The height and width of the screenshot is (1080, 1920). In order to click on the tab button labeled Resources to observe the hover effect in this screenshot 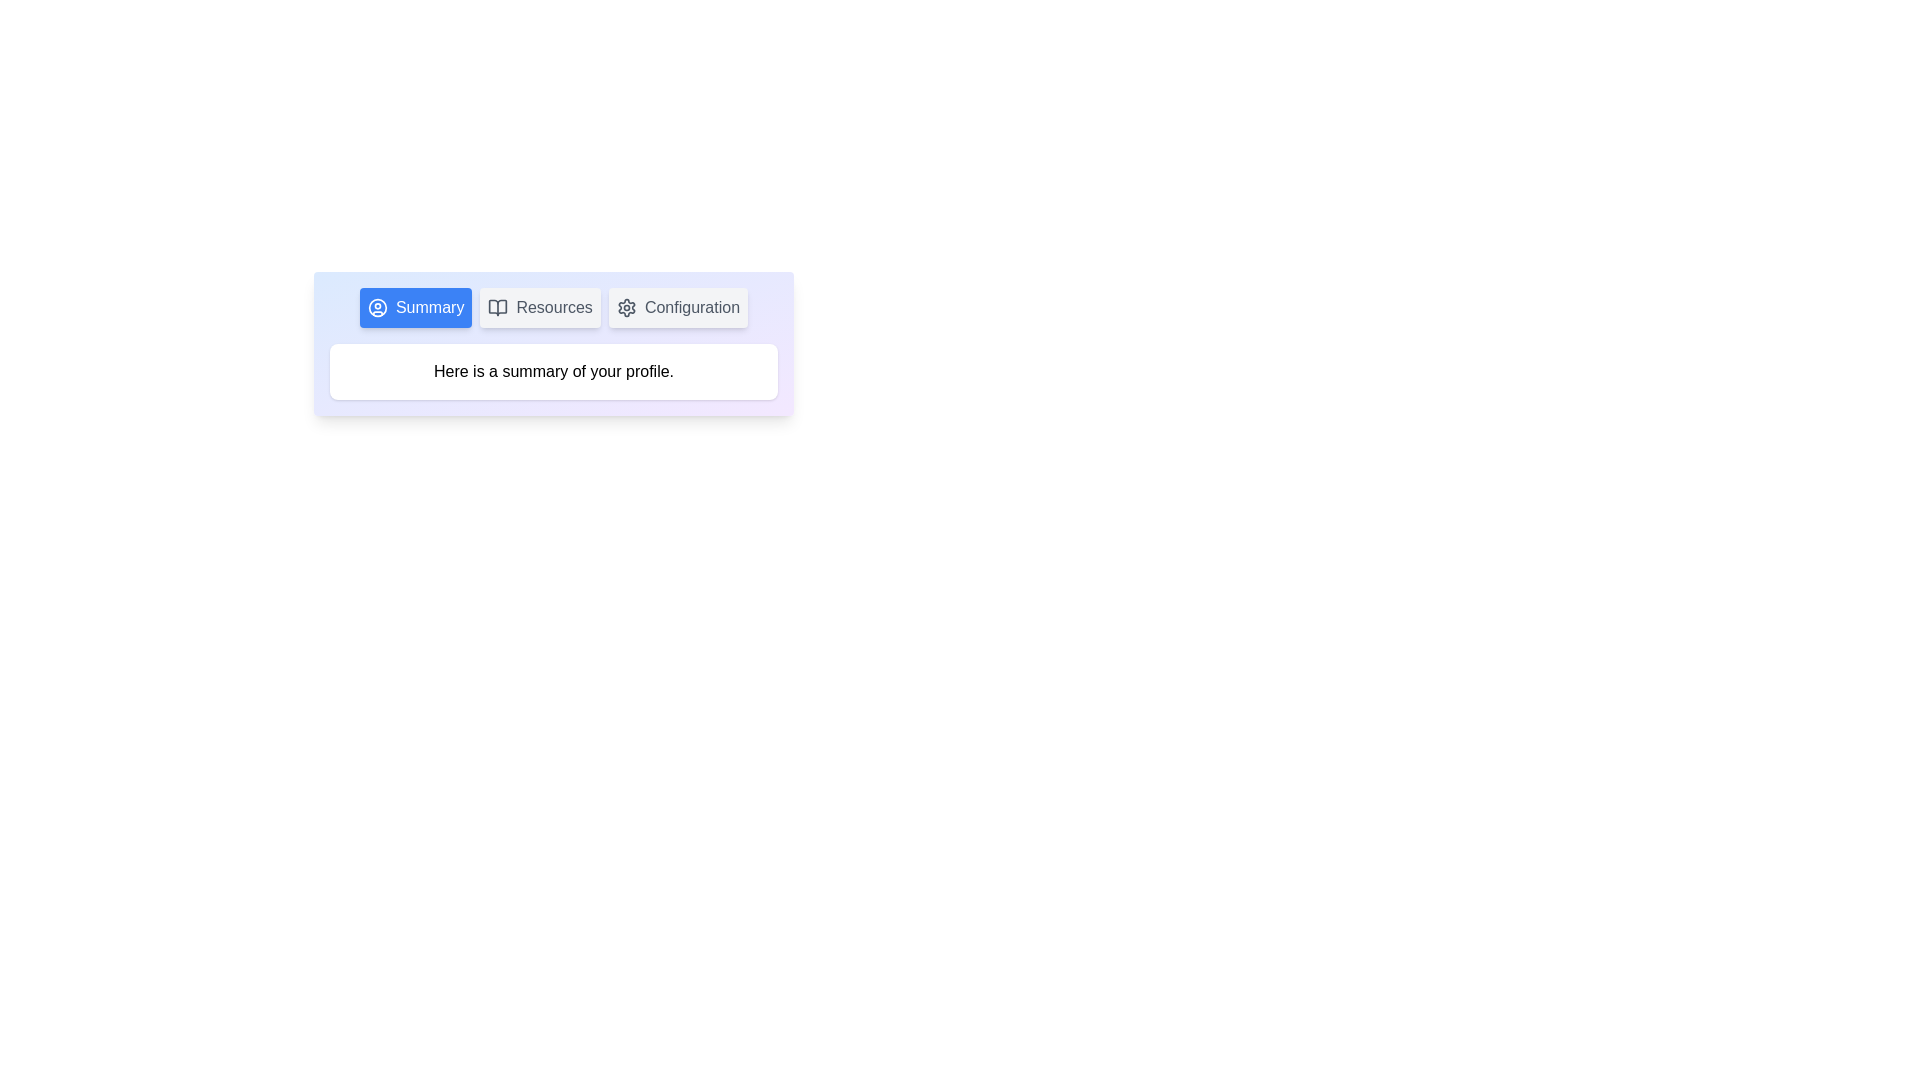, I will do `click(540, 308)`.